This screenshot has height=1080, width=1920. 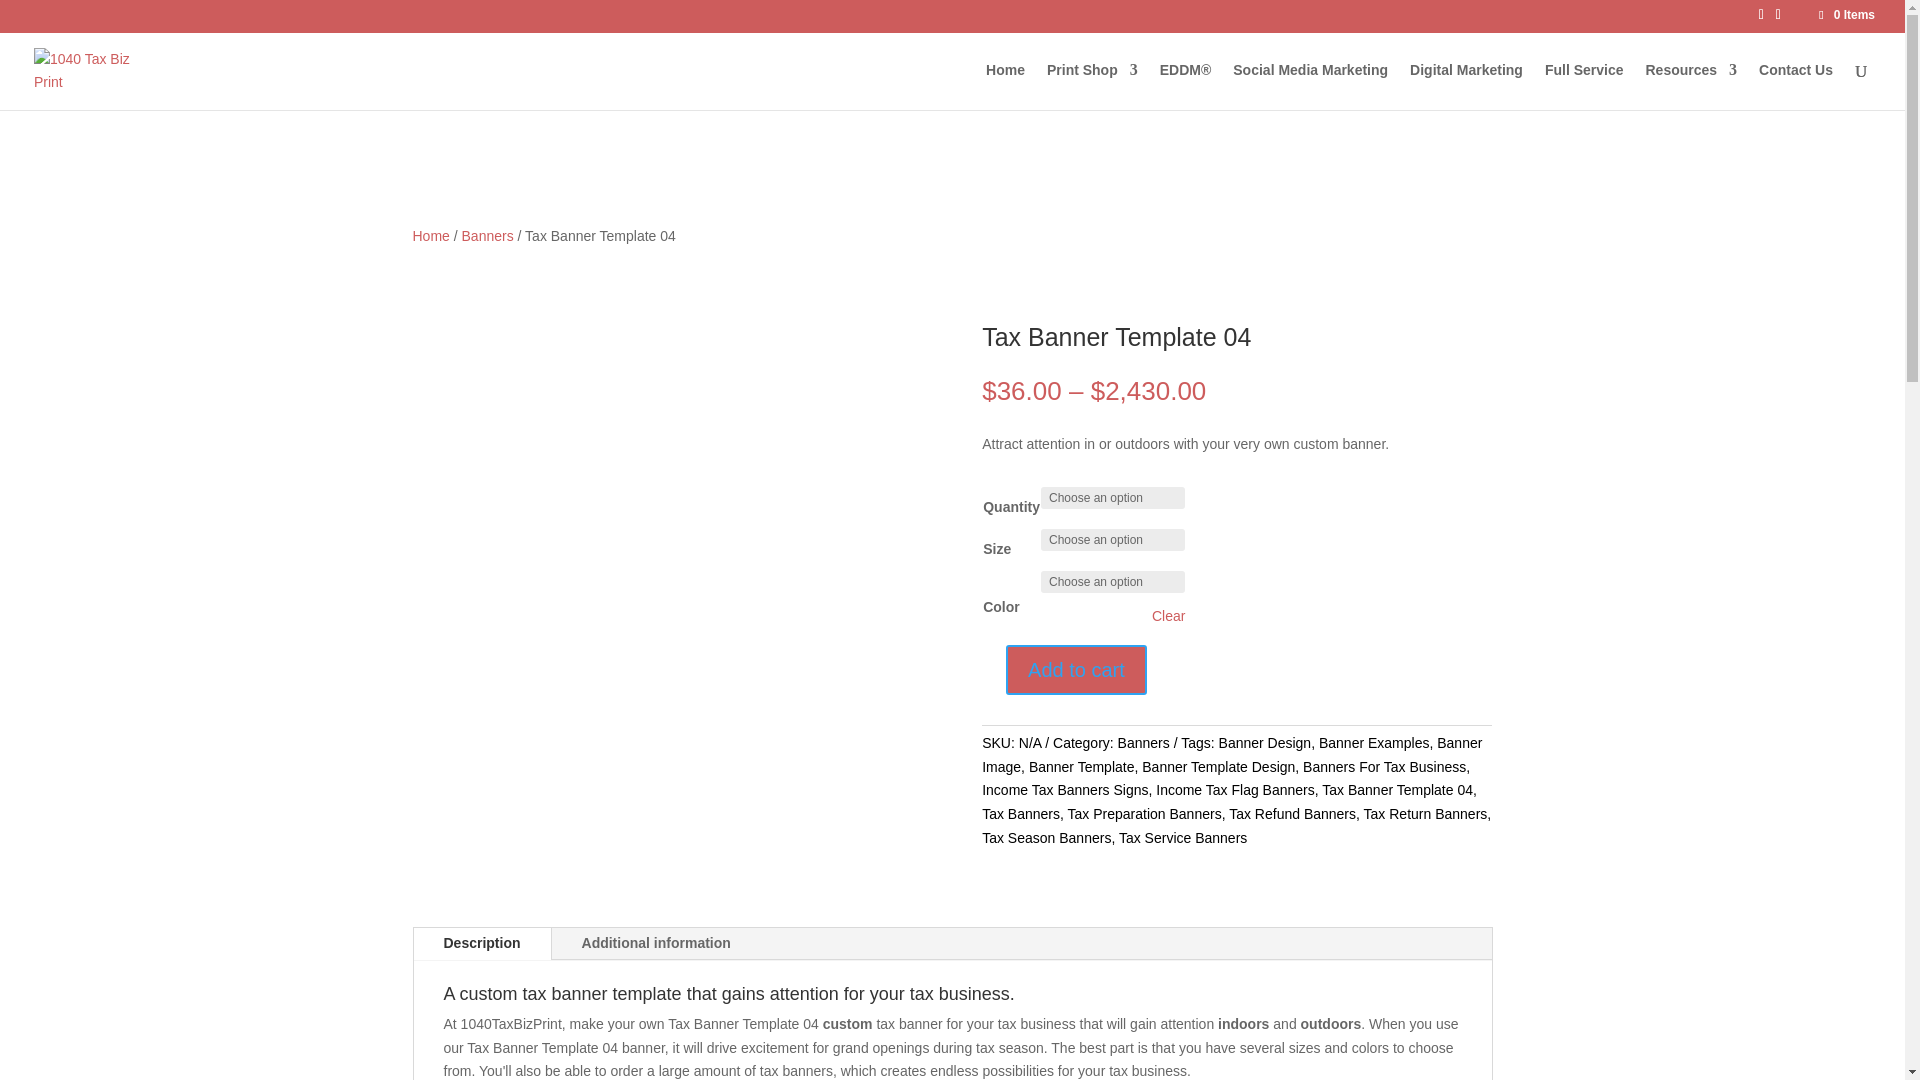 I want to click on 'Social Media Marketing', so click(x=1310, y=85).